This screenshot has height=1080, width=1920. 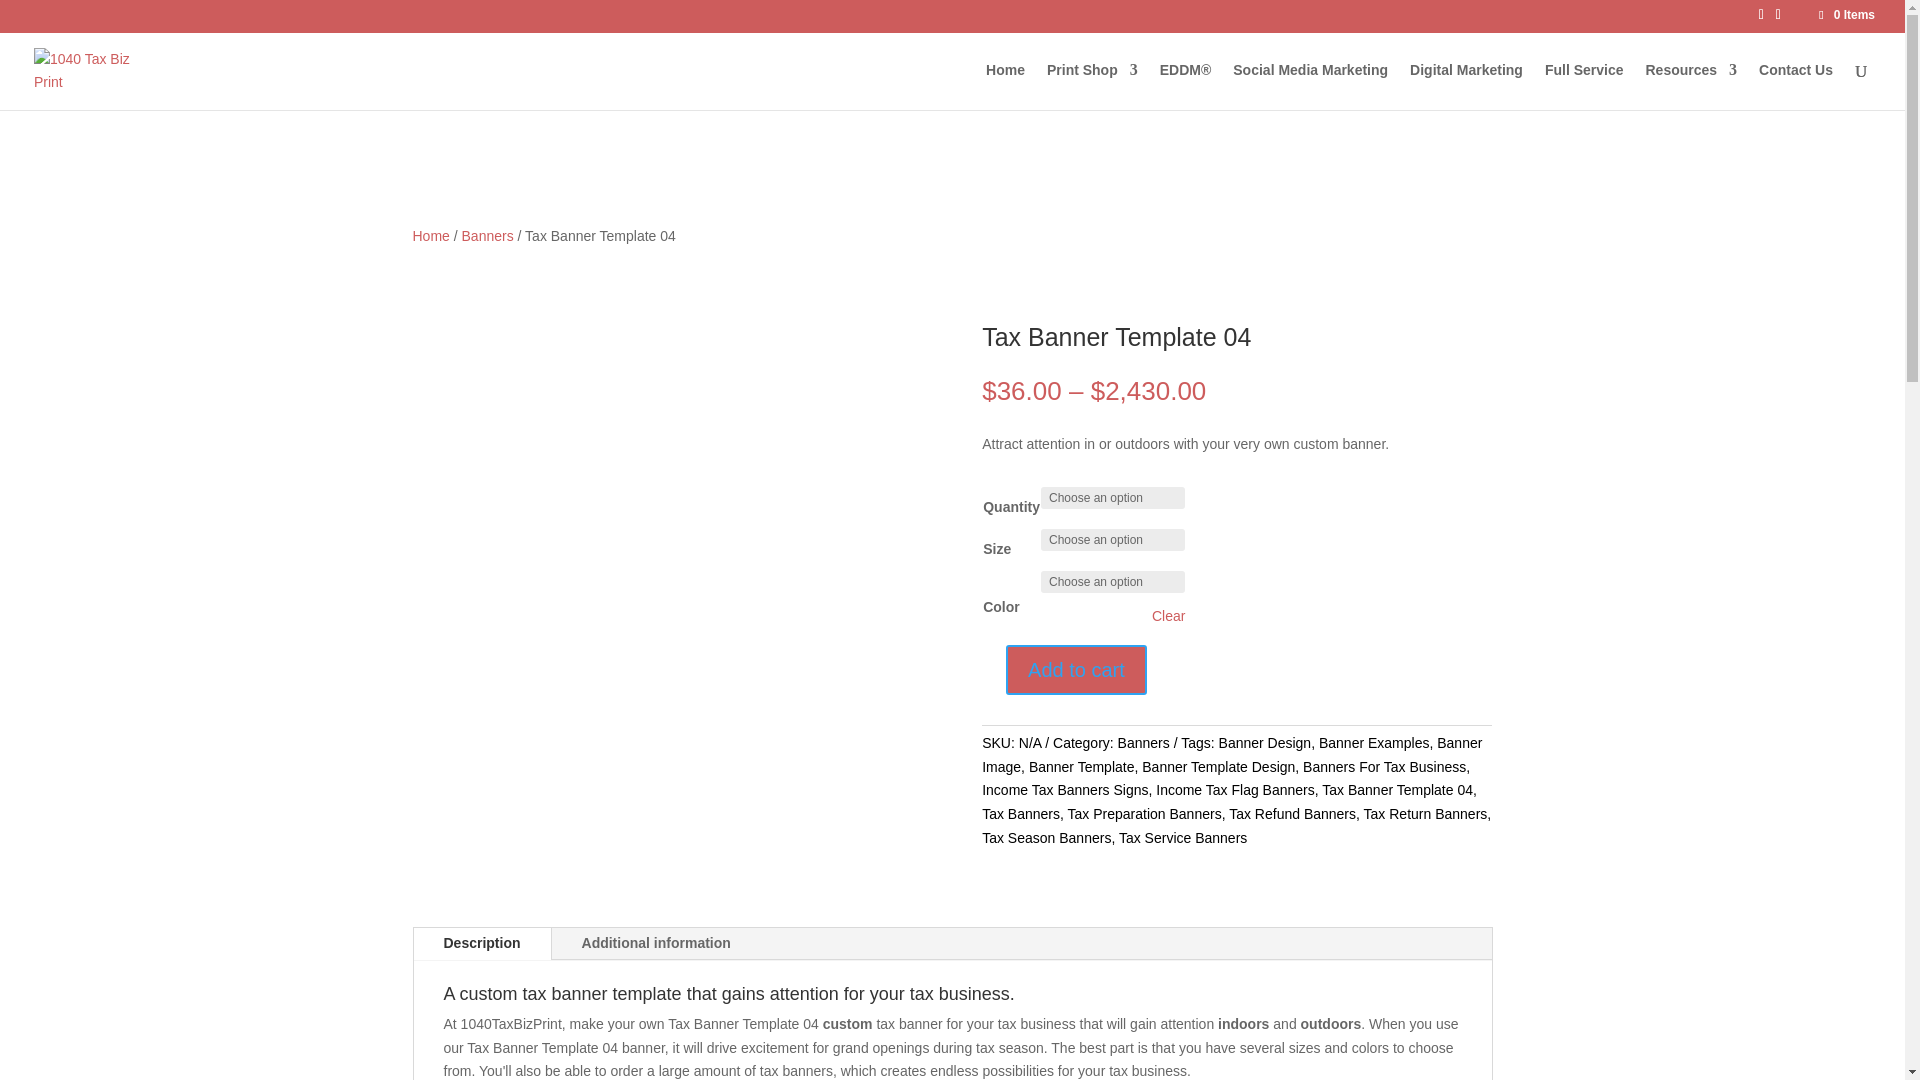 I want to click on 'Social Media Marketing', so click(x=1310, y=85).